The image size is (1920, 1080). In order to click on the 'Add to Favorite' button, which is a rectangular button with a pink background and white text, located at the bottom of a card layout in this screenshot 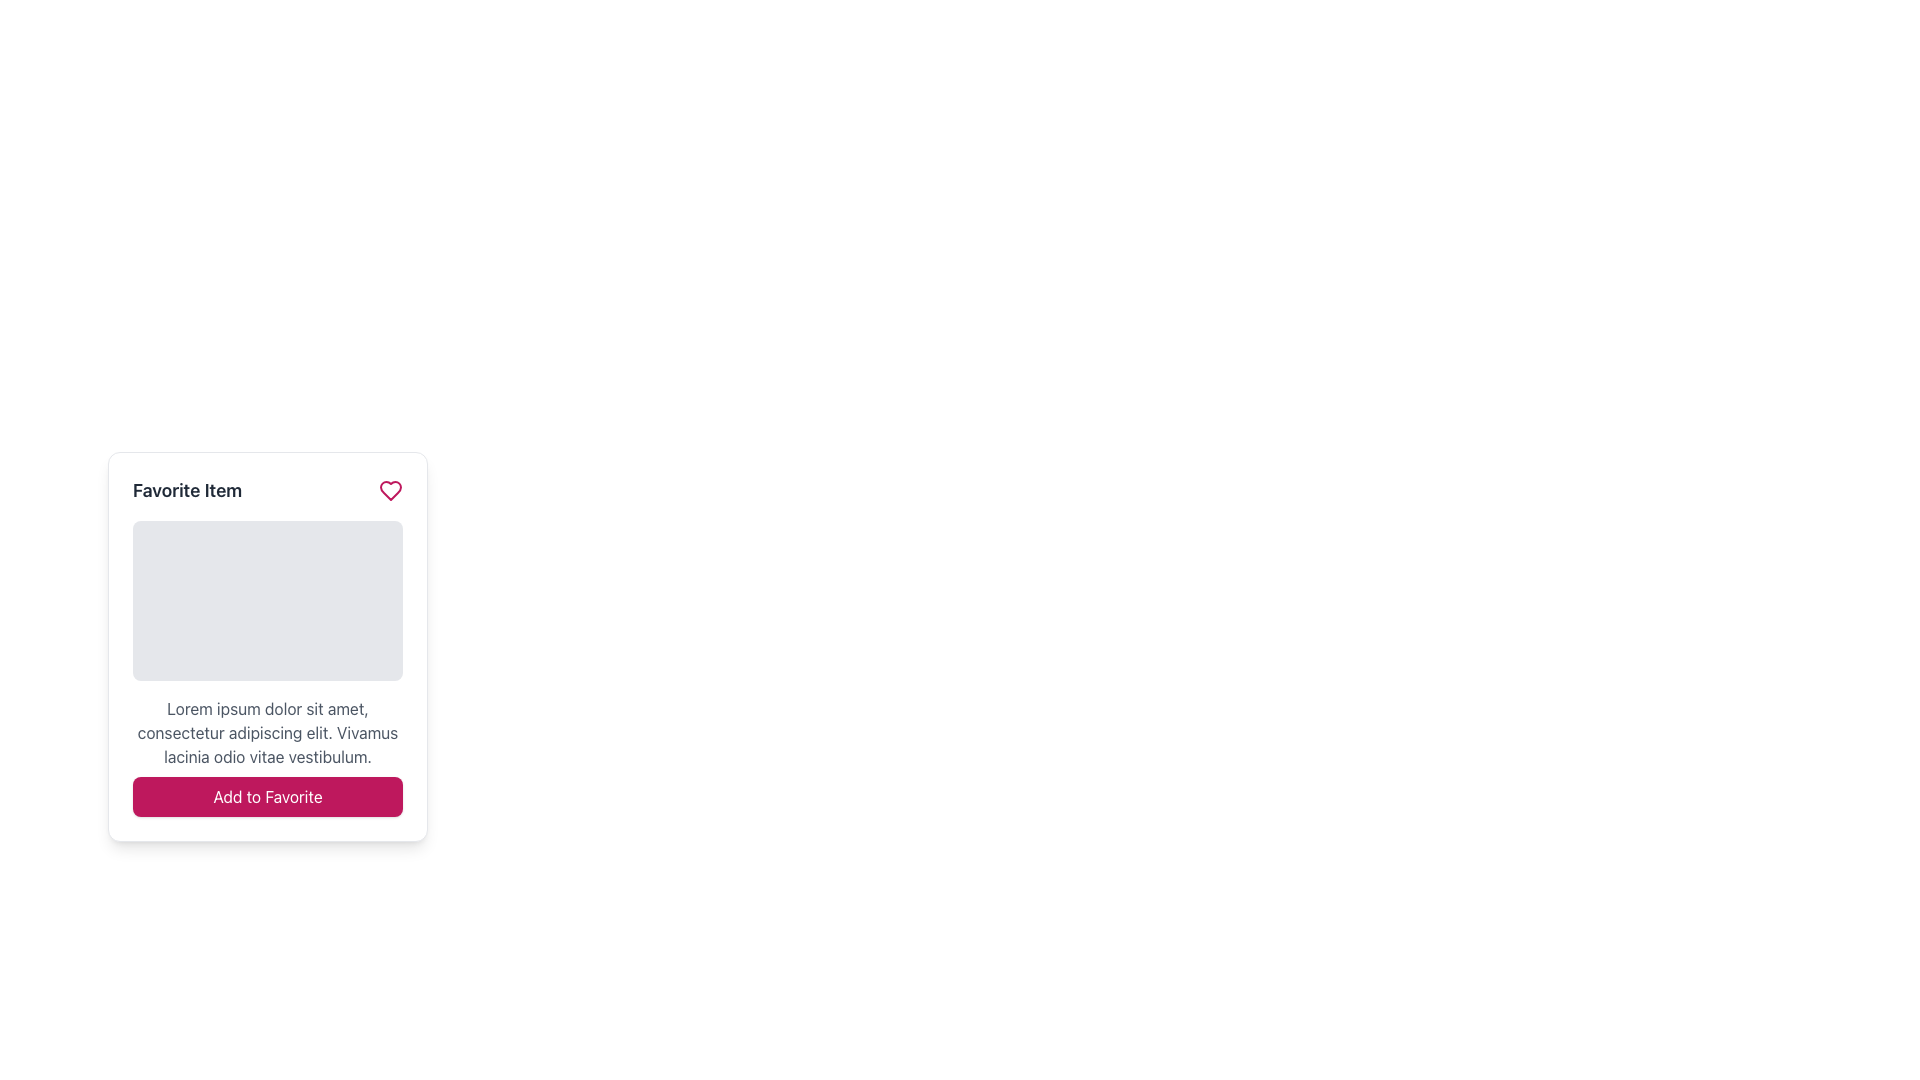, I will do `click(267, 796)`.